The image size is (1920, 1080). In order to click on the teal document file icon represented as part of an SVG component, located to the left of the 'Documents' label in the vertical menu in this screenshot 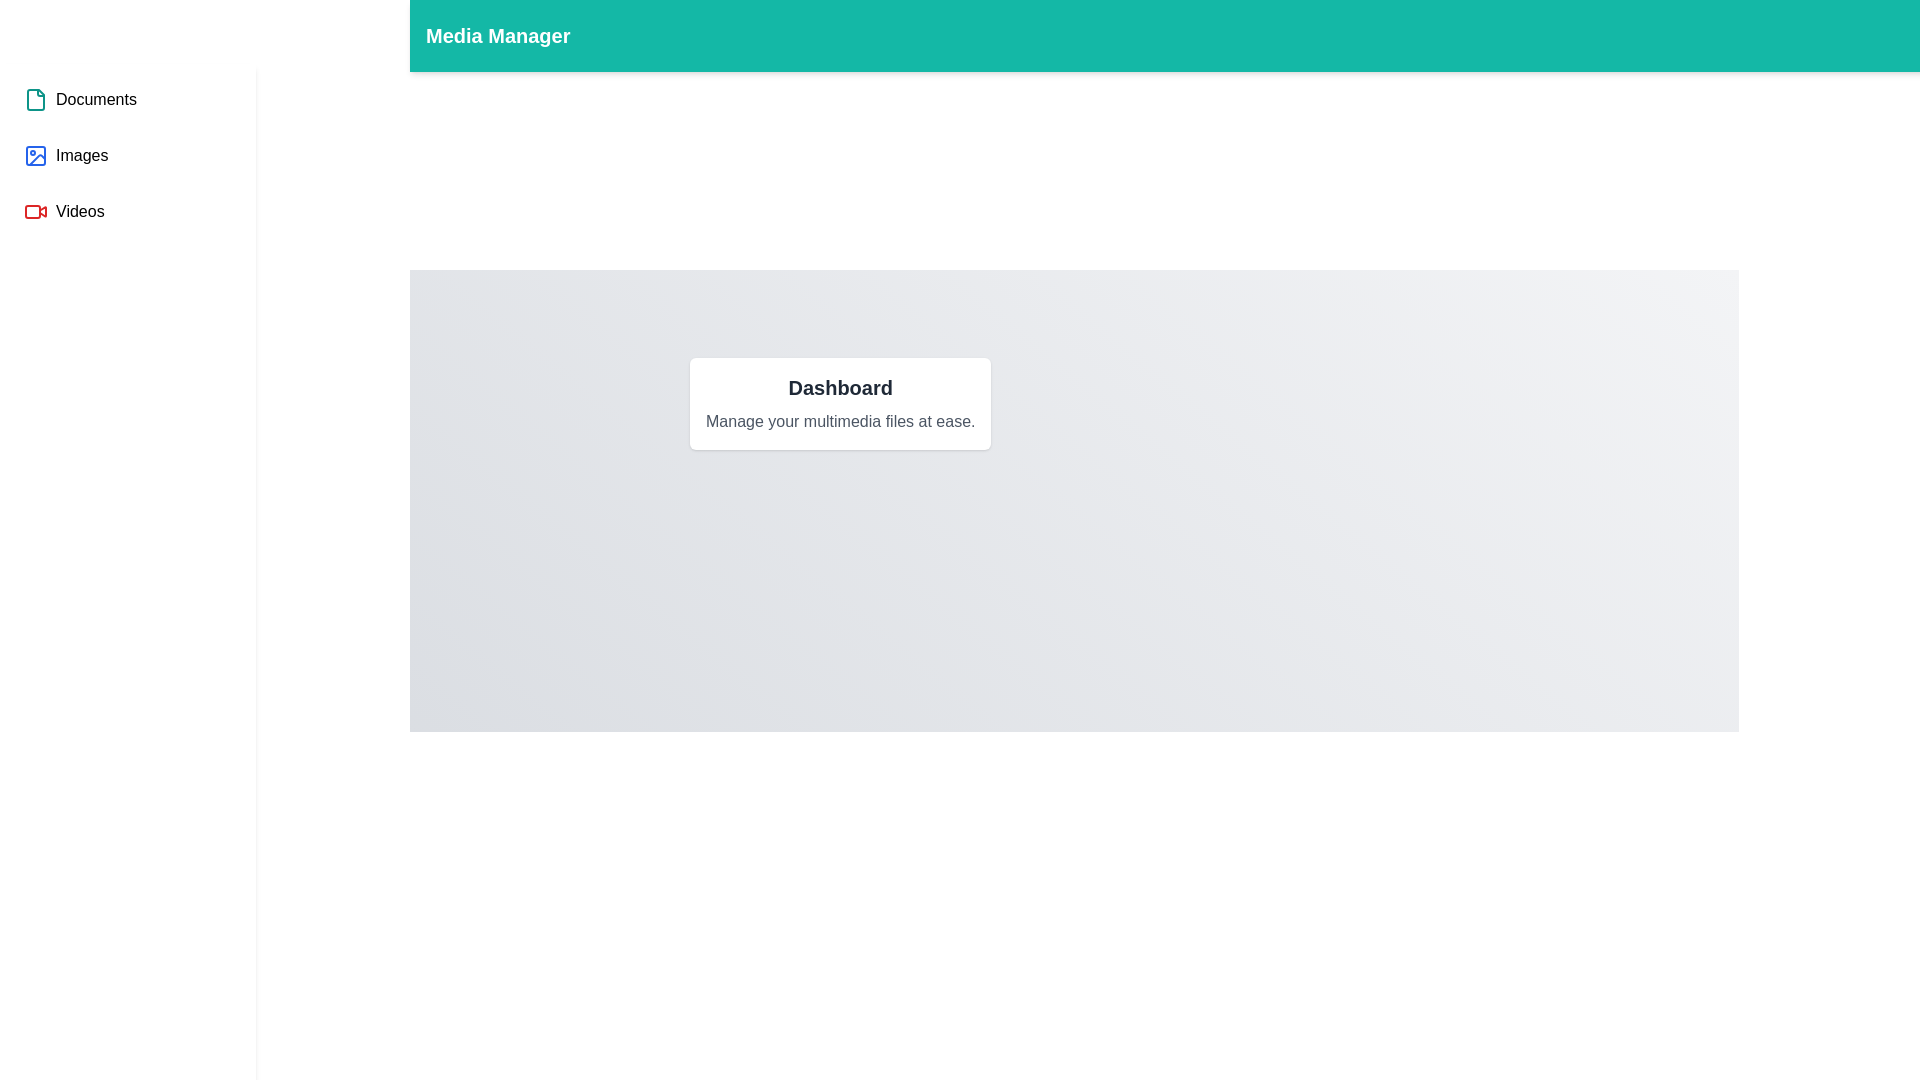, I will do `click(35, 100)`.